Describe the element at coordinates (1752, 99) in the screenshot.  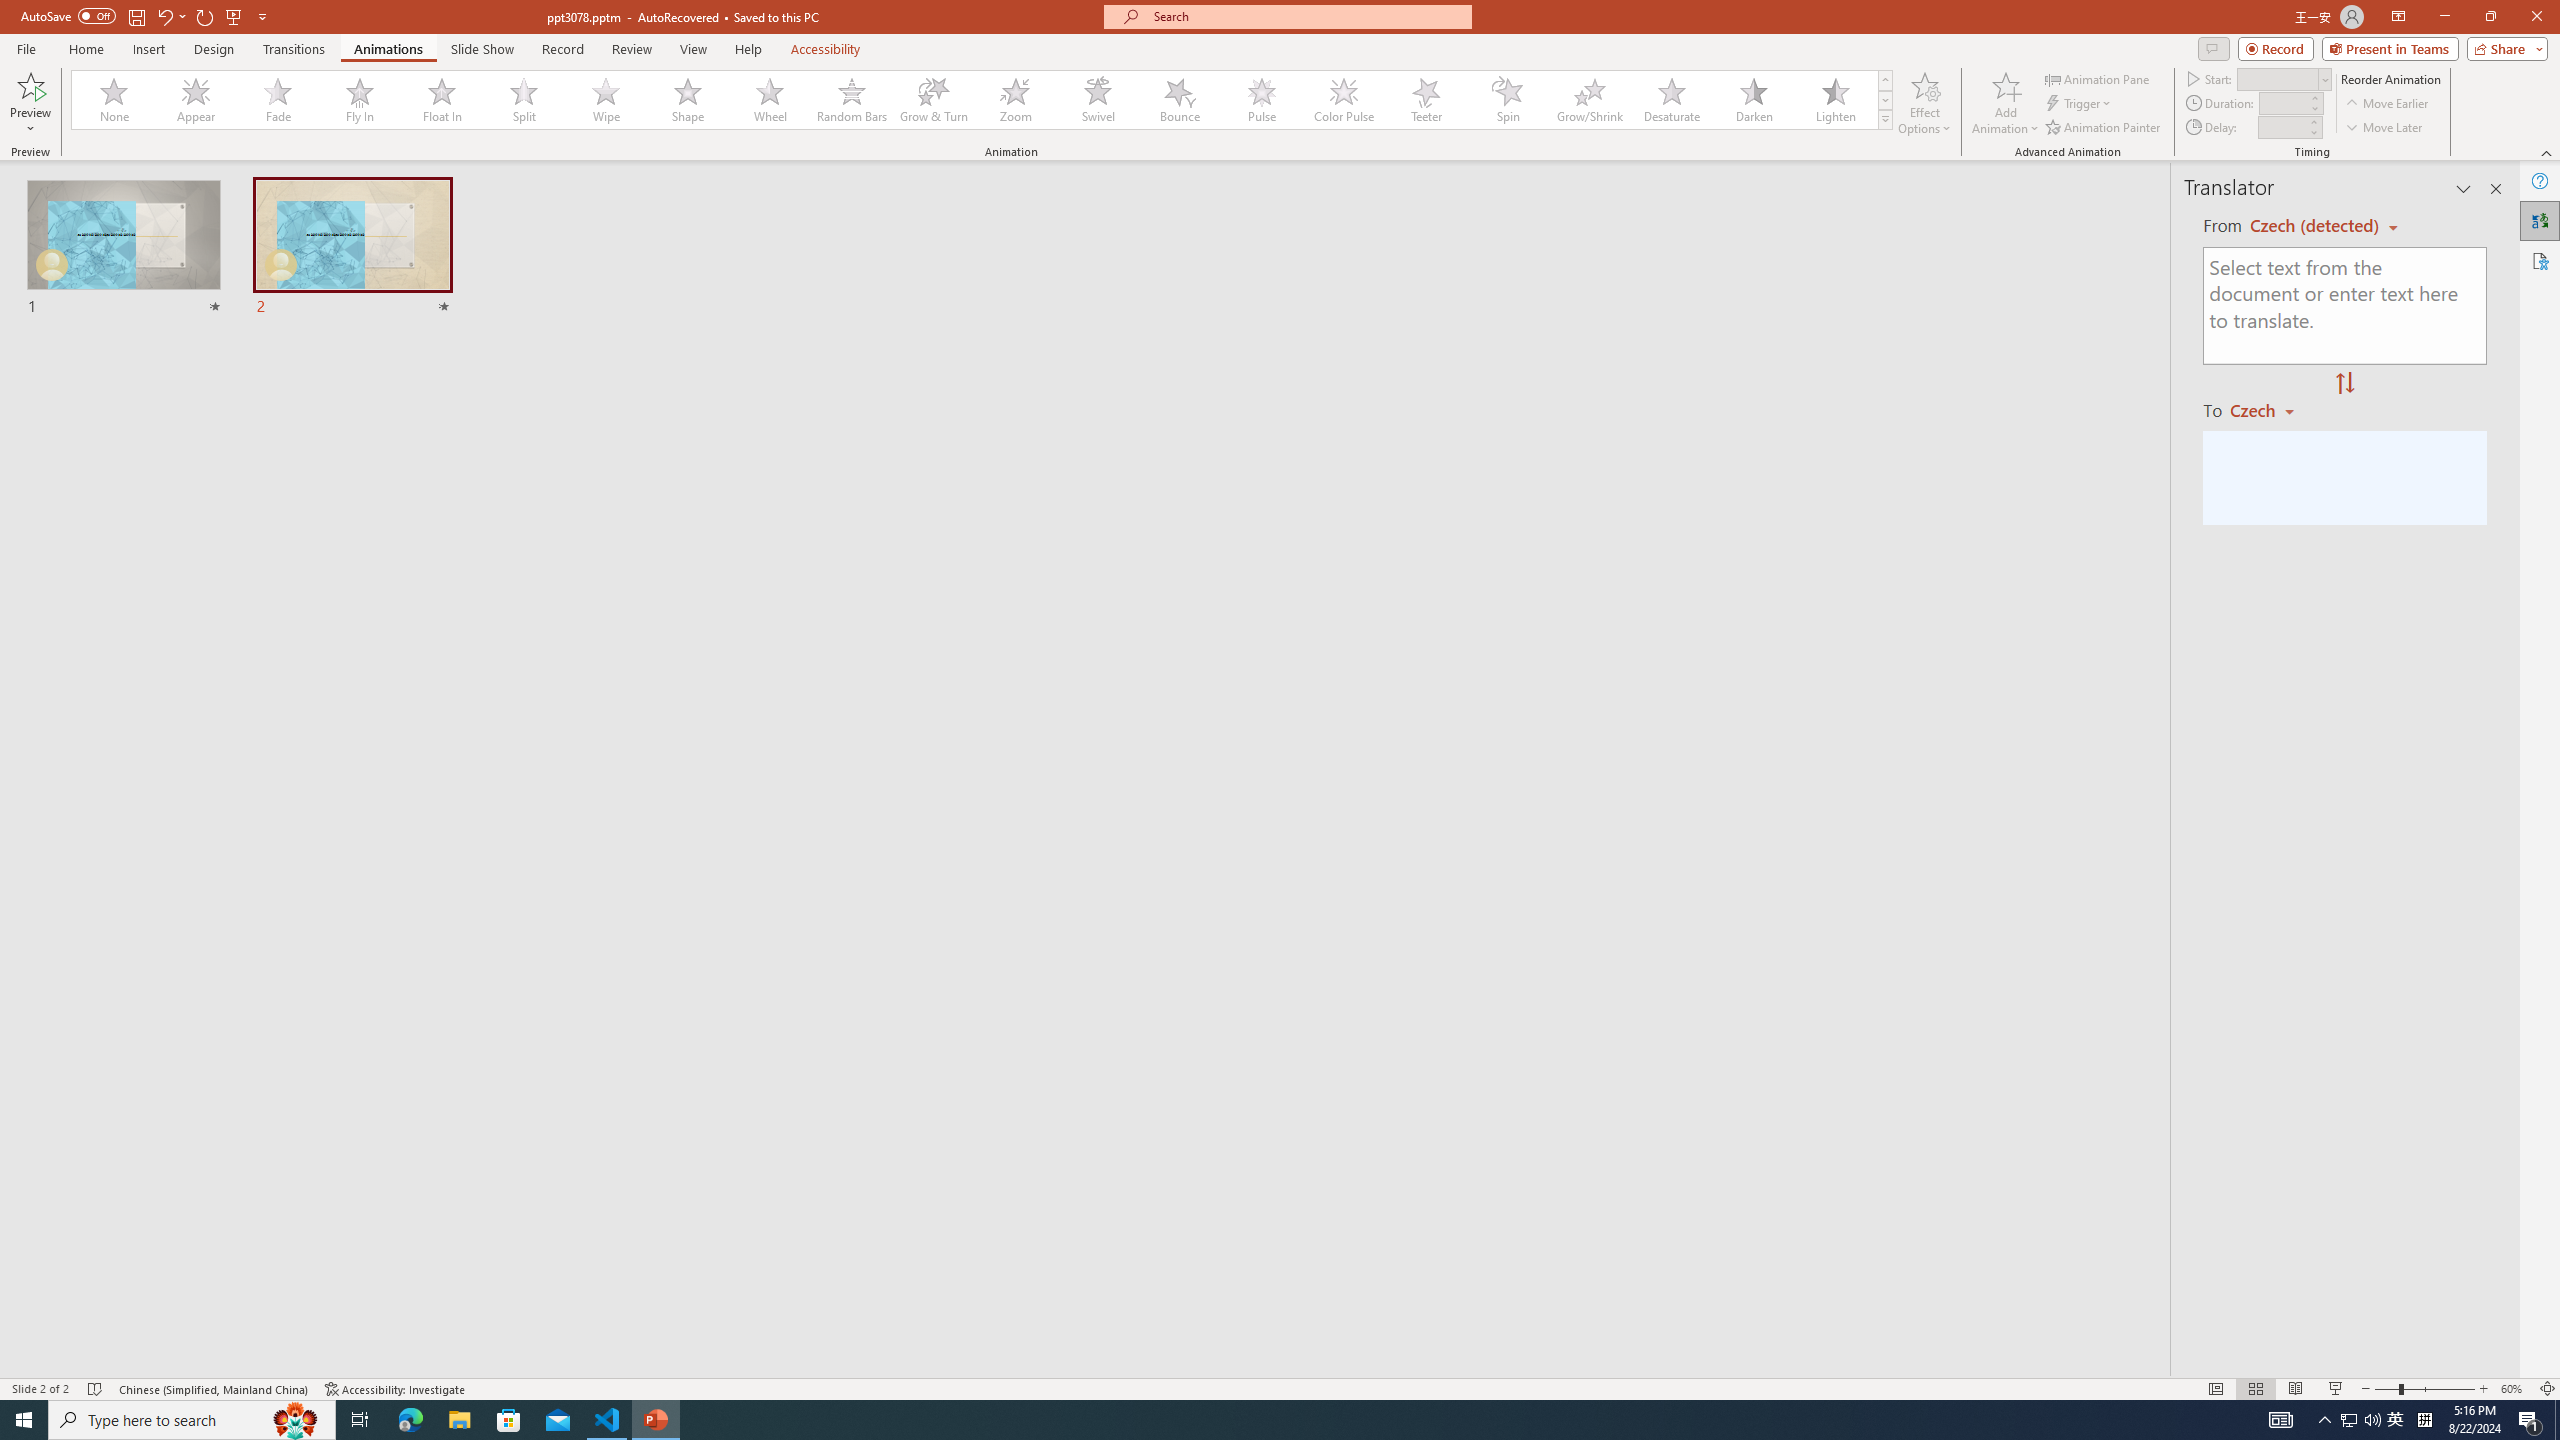
I see `'Darken'` at that location.